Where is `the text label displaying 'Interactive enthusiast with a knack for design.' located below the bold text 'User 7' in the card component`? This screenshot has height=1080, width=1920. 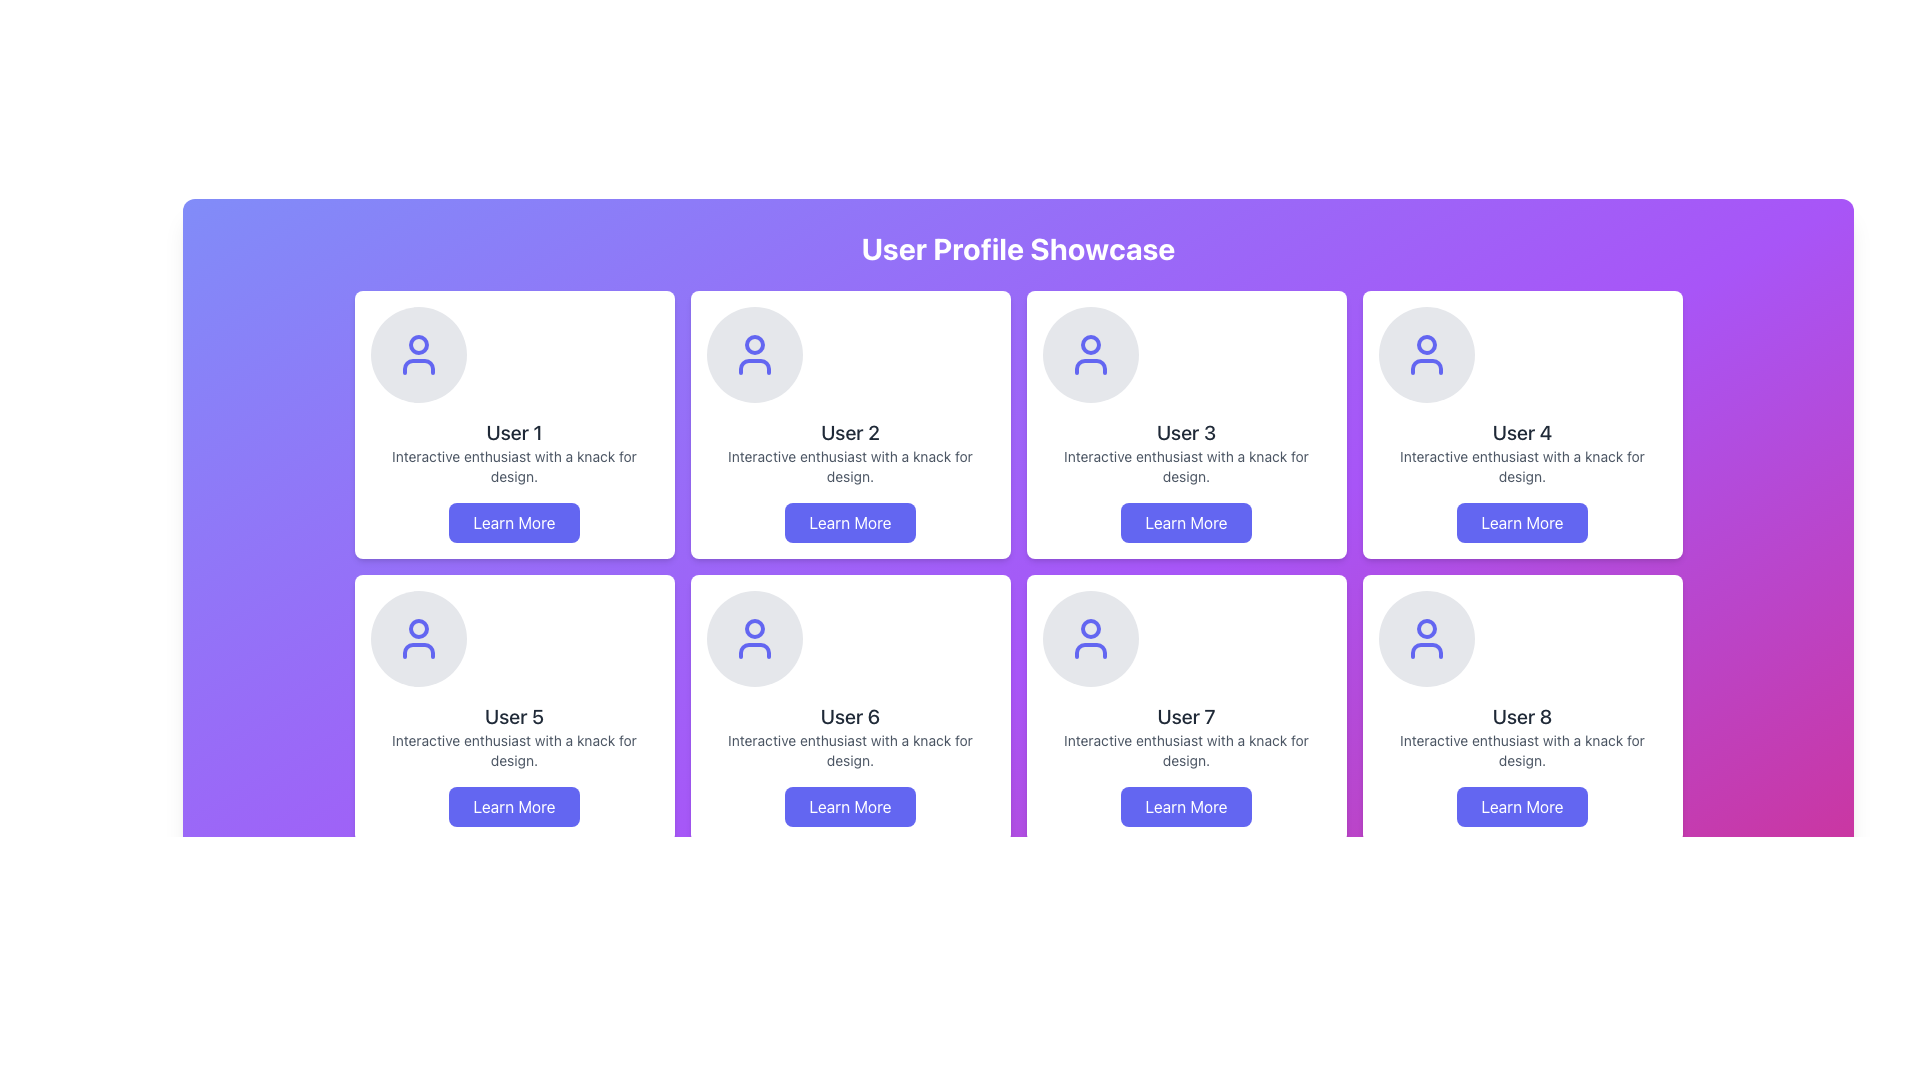 the text label displaying 'Interactive enthusiast with a knack for design.' located below the bold text 'User 7' in the card component is located at coordinates (1186, 751).